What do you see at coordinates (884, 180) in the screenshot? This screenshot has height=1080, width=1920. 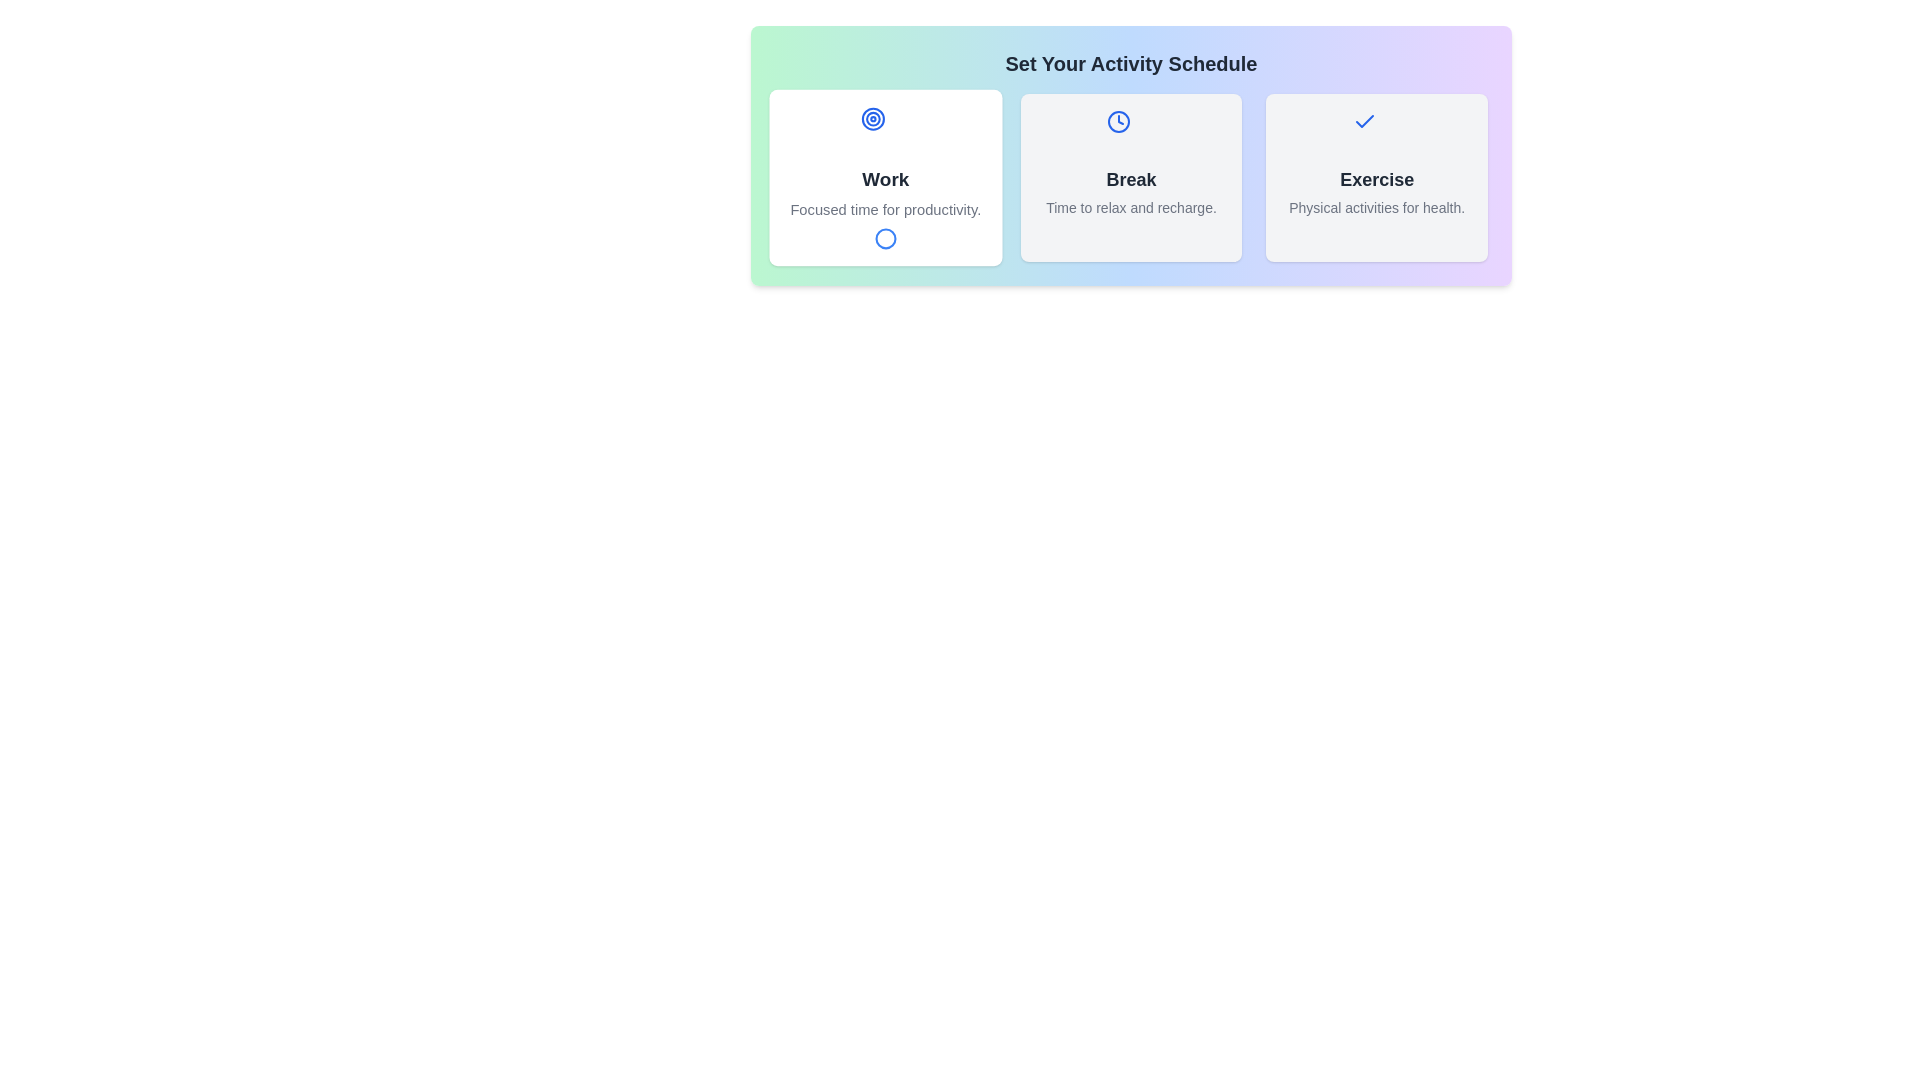 I see `the 'Work' text label which identifies the associated activity in the leftmost card of the 'Set Your Activity Schedule' section` at bounding box center [884, 180].